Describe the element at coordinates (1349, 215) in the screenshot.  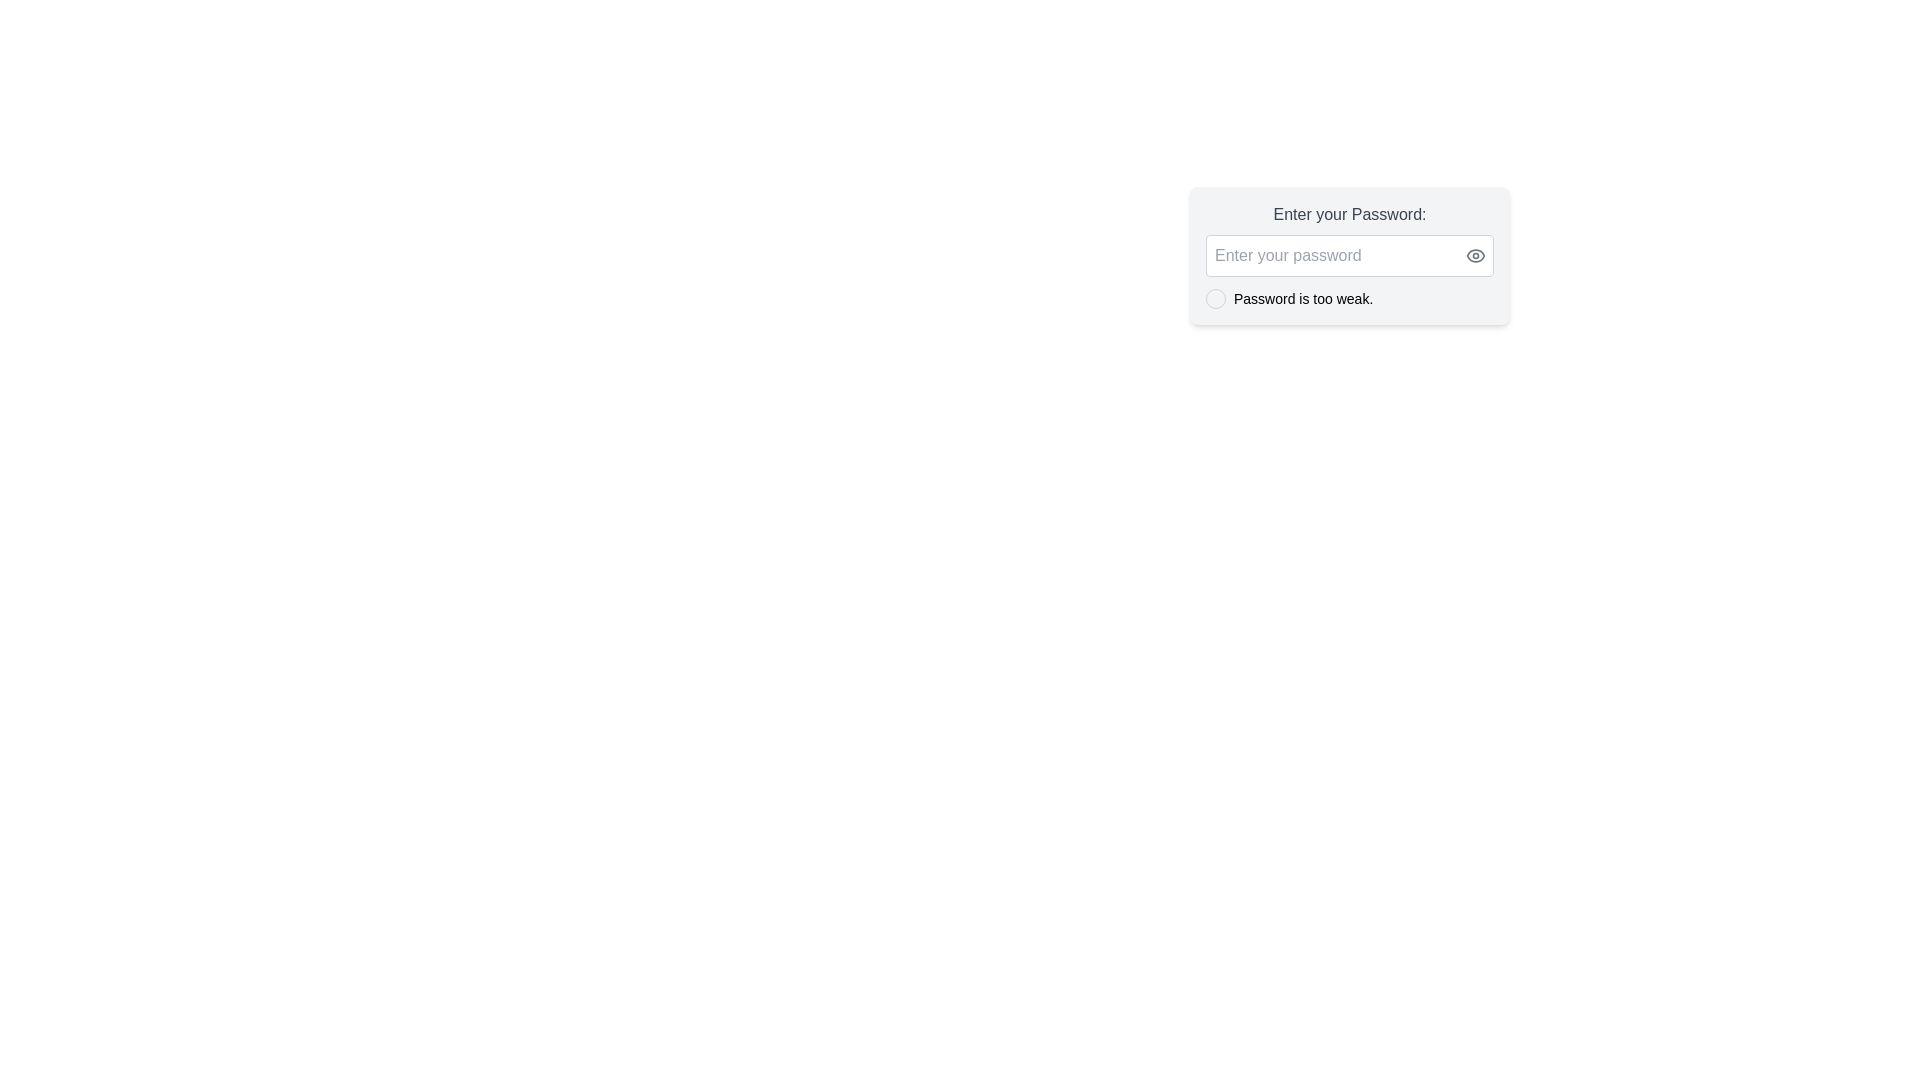
I see `the label that reads 'Enter your Password:', which is styled with a block layout and positioned above the password input field` at that location.